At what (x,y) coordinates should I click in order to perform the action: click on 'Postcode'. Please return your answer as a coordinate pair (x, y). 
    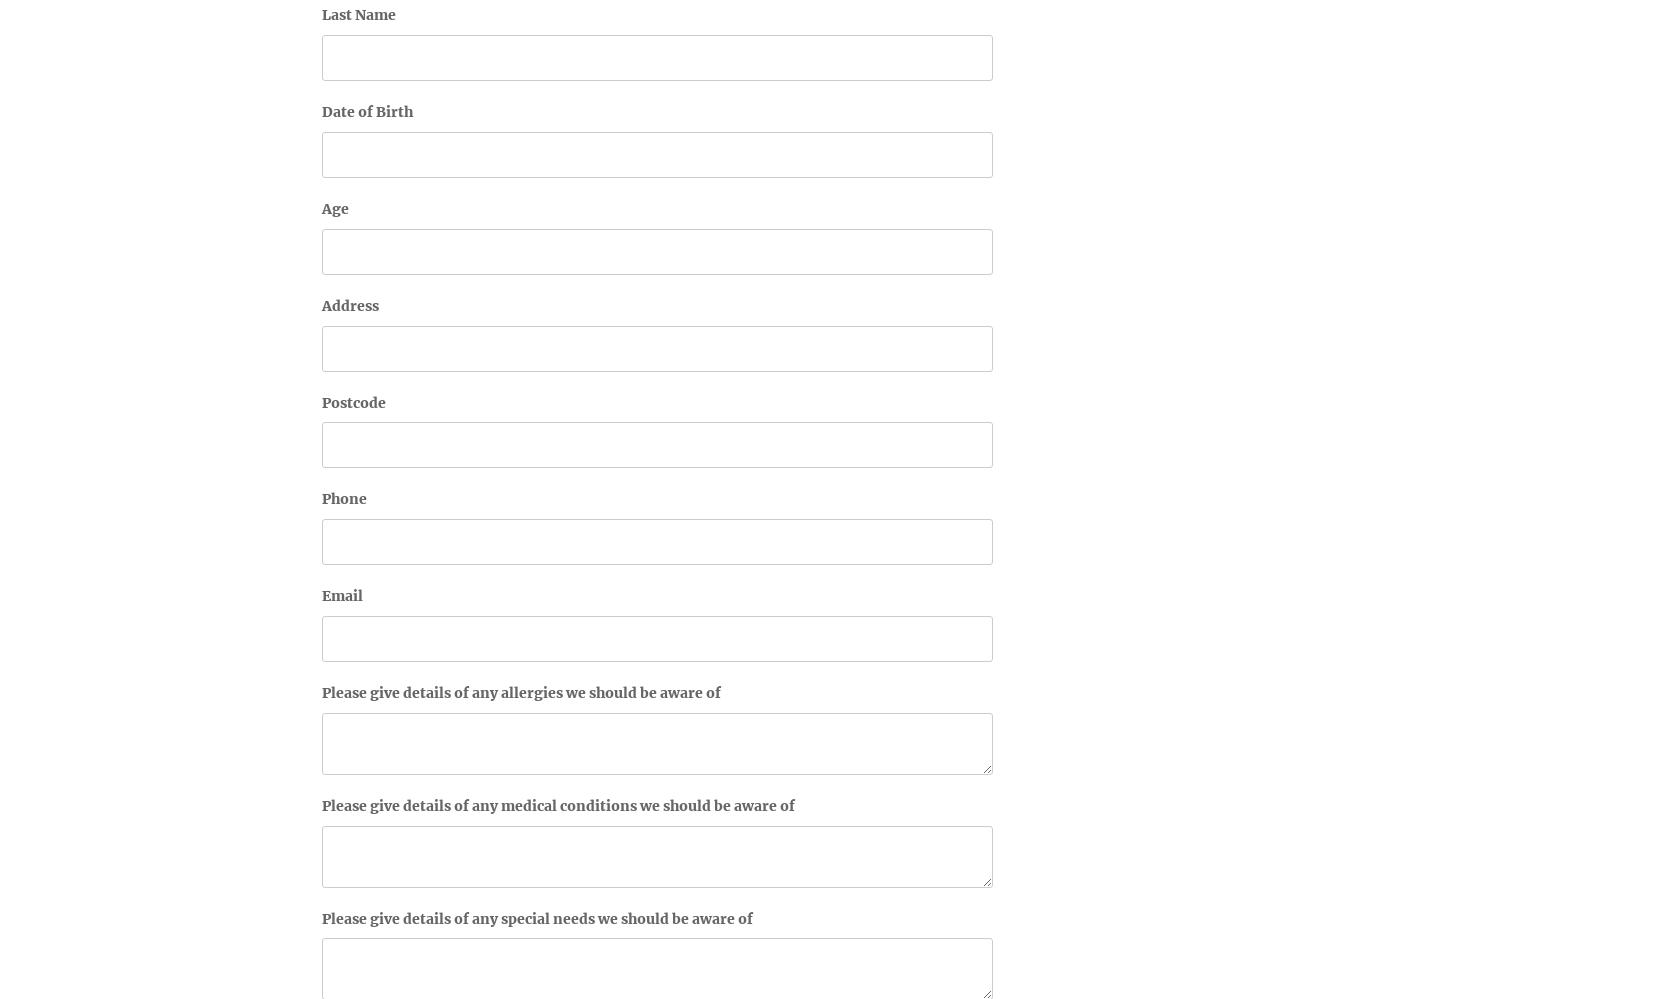
    Looking at the image, I should click on (322, 400).